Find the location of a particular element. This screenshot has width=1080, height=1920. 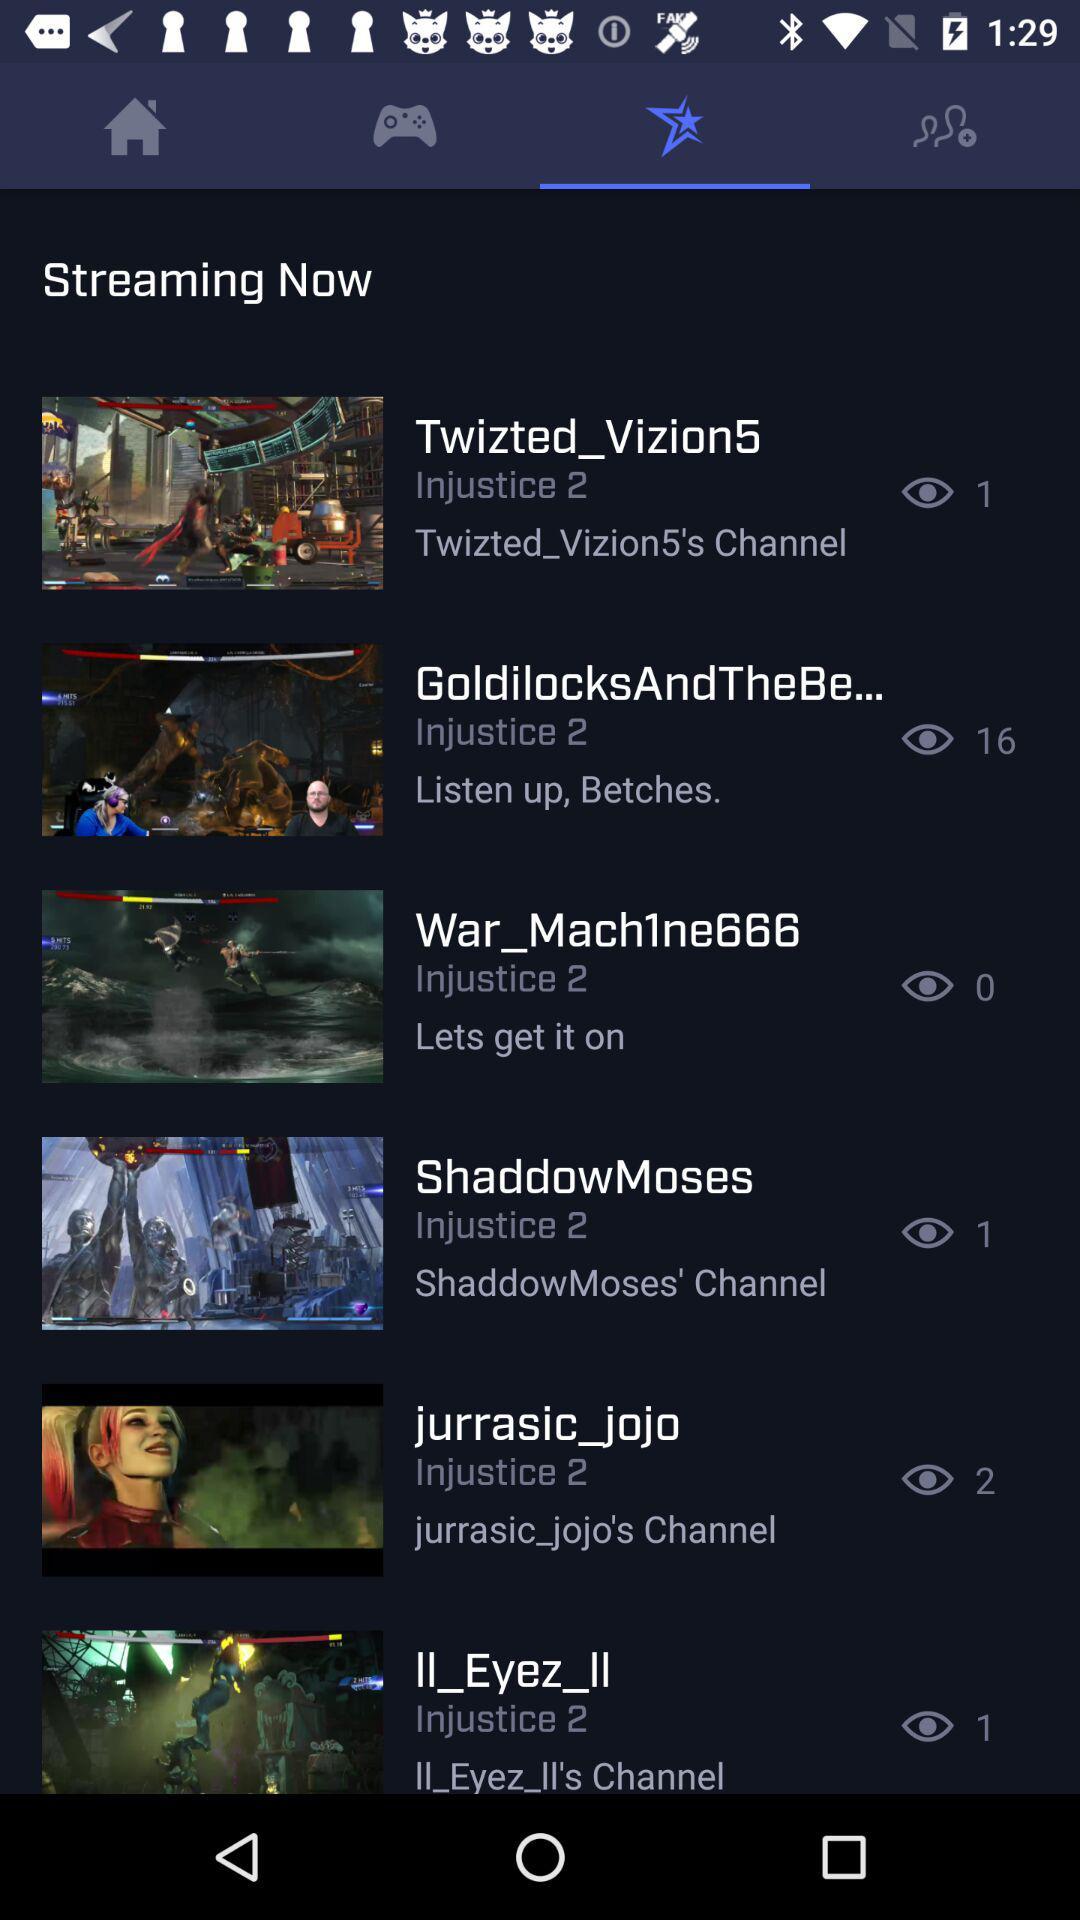

the option next to the home icon is located at coordinates (405, 125).